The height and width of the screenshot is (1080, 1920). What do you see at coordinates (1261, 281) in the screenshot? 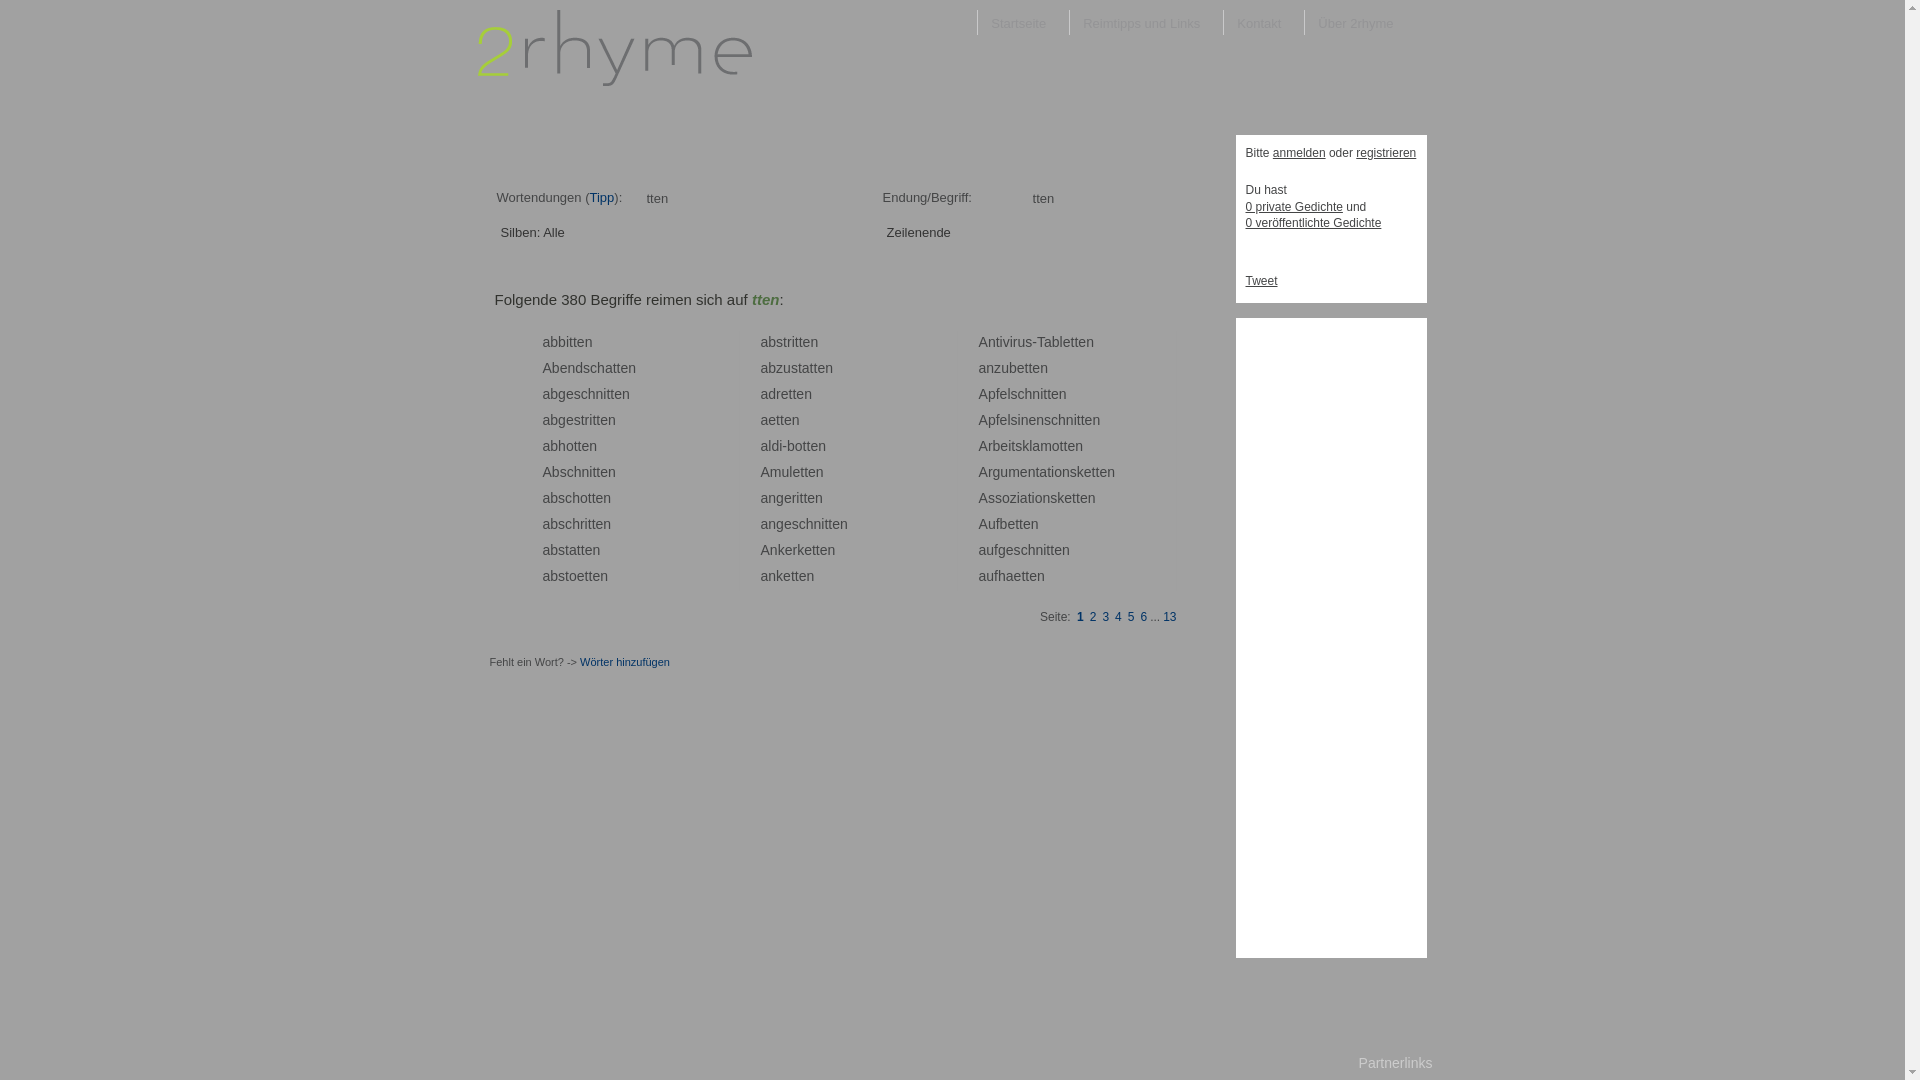
I see `'Tweet'` at bounding box center [1261, 281].